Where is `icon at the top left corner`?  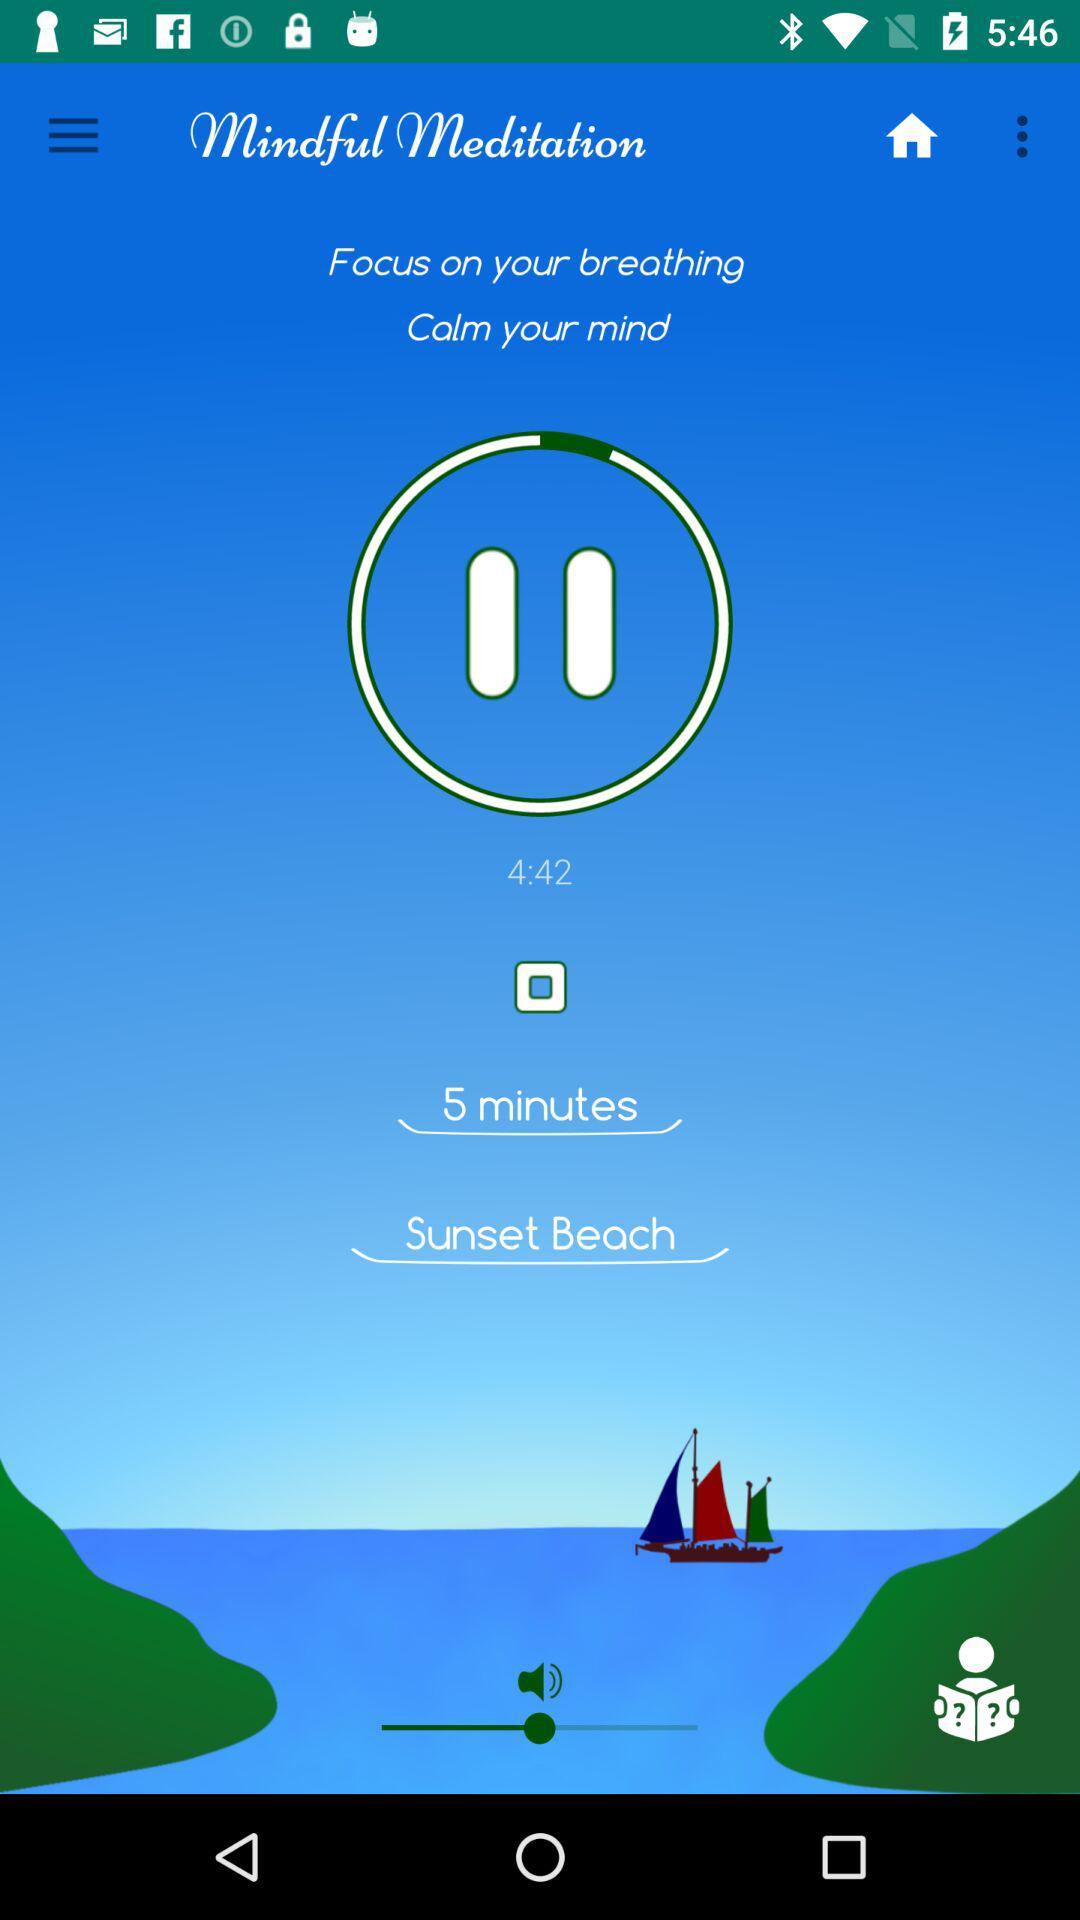
icon at the top left corner is located at coordinates (72, 135).